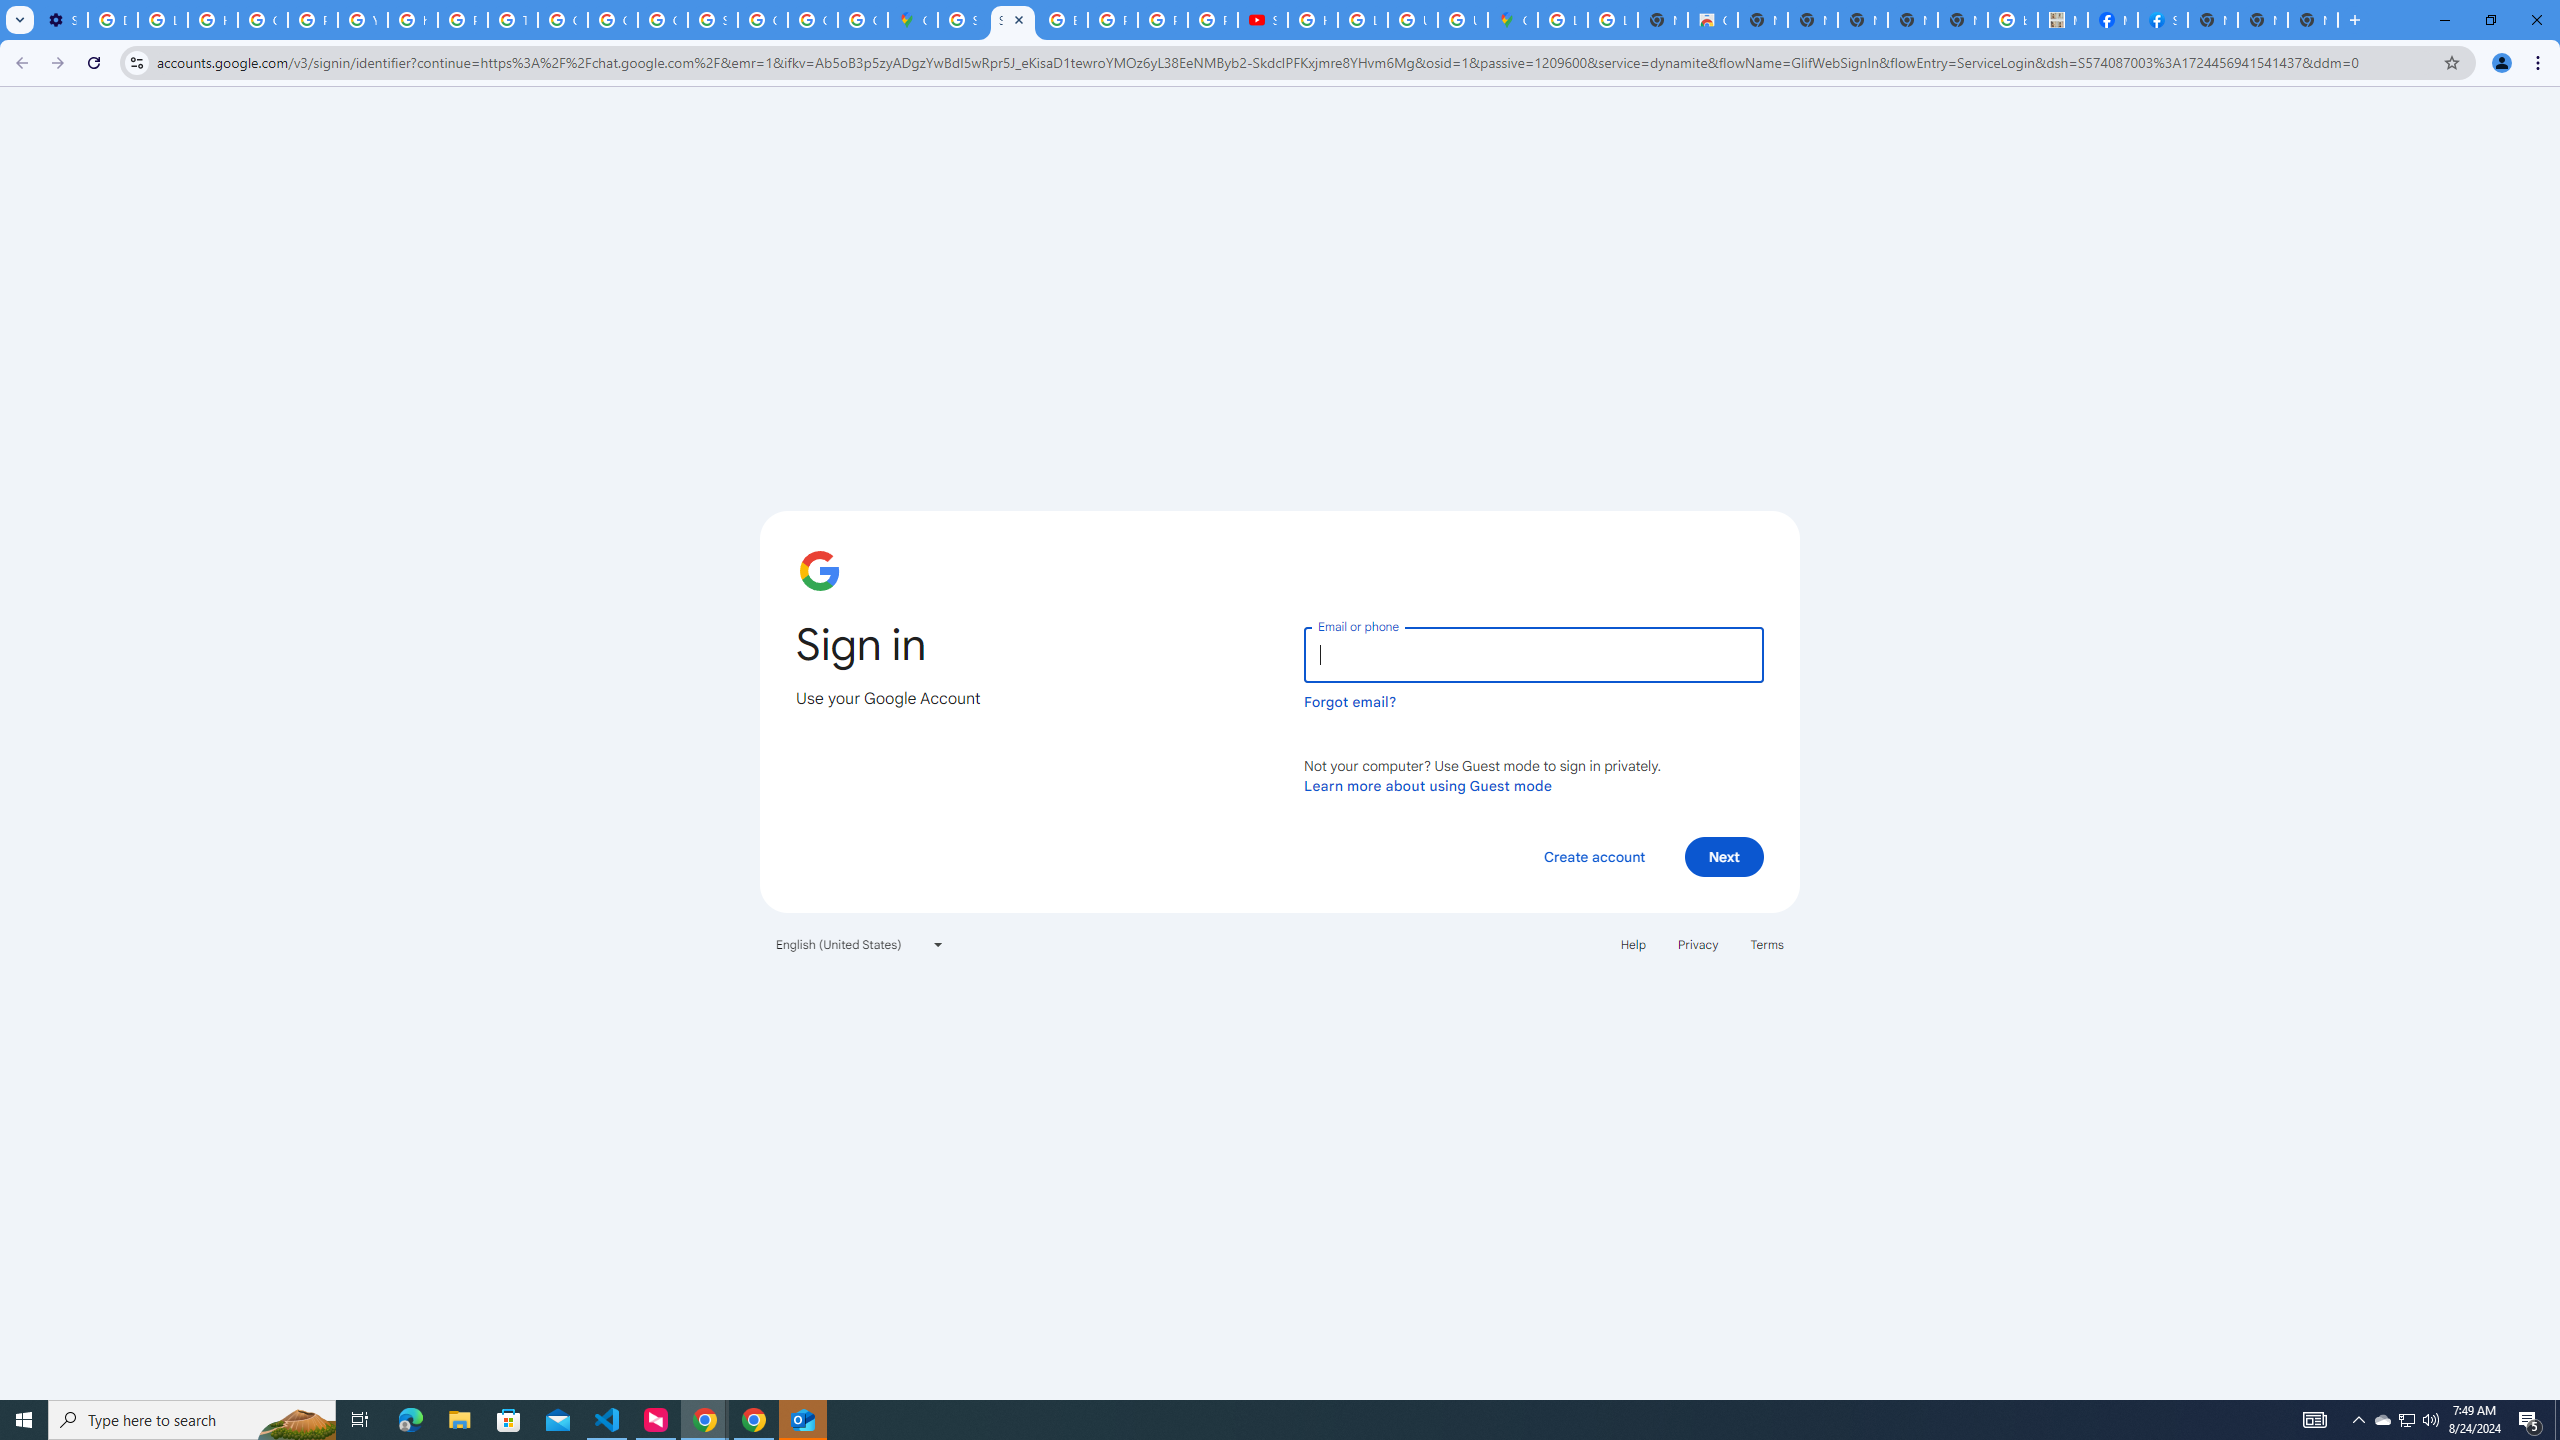 The image size is (2560, 1440). What do you see at coordinates (2311, 19) in the screenshot?
I see `'New Tab'` at bounding box center [2311, 19].